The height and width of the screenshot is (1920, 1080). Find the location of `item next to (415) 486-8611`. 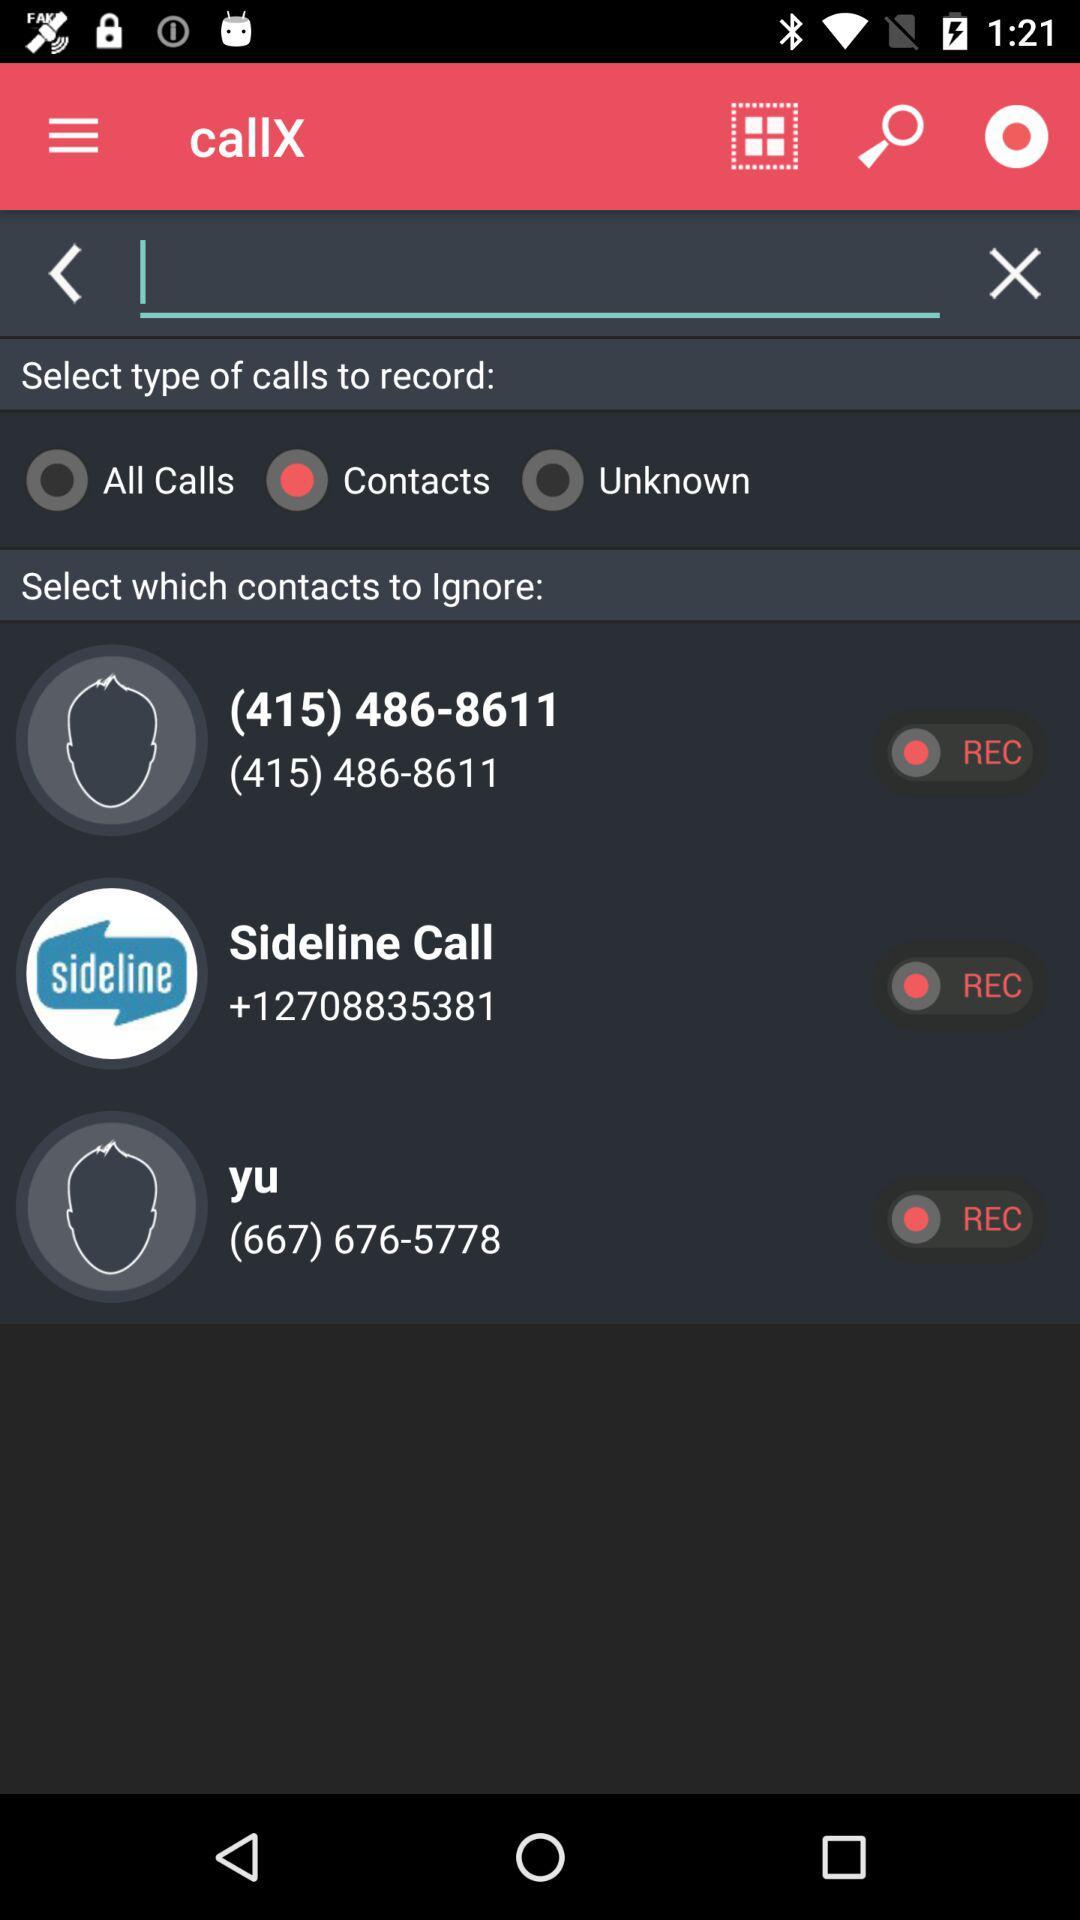

item next to (415) 486-8611 is located at coordinates (111, 739).